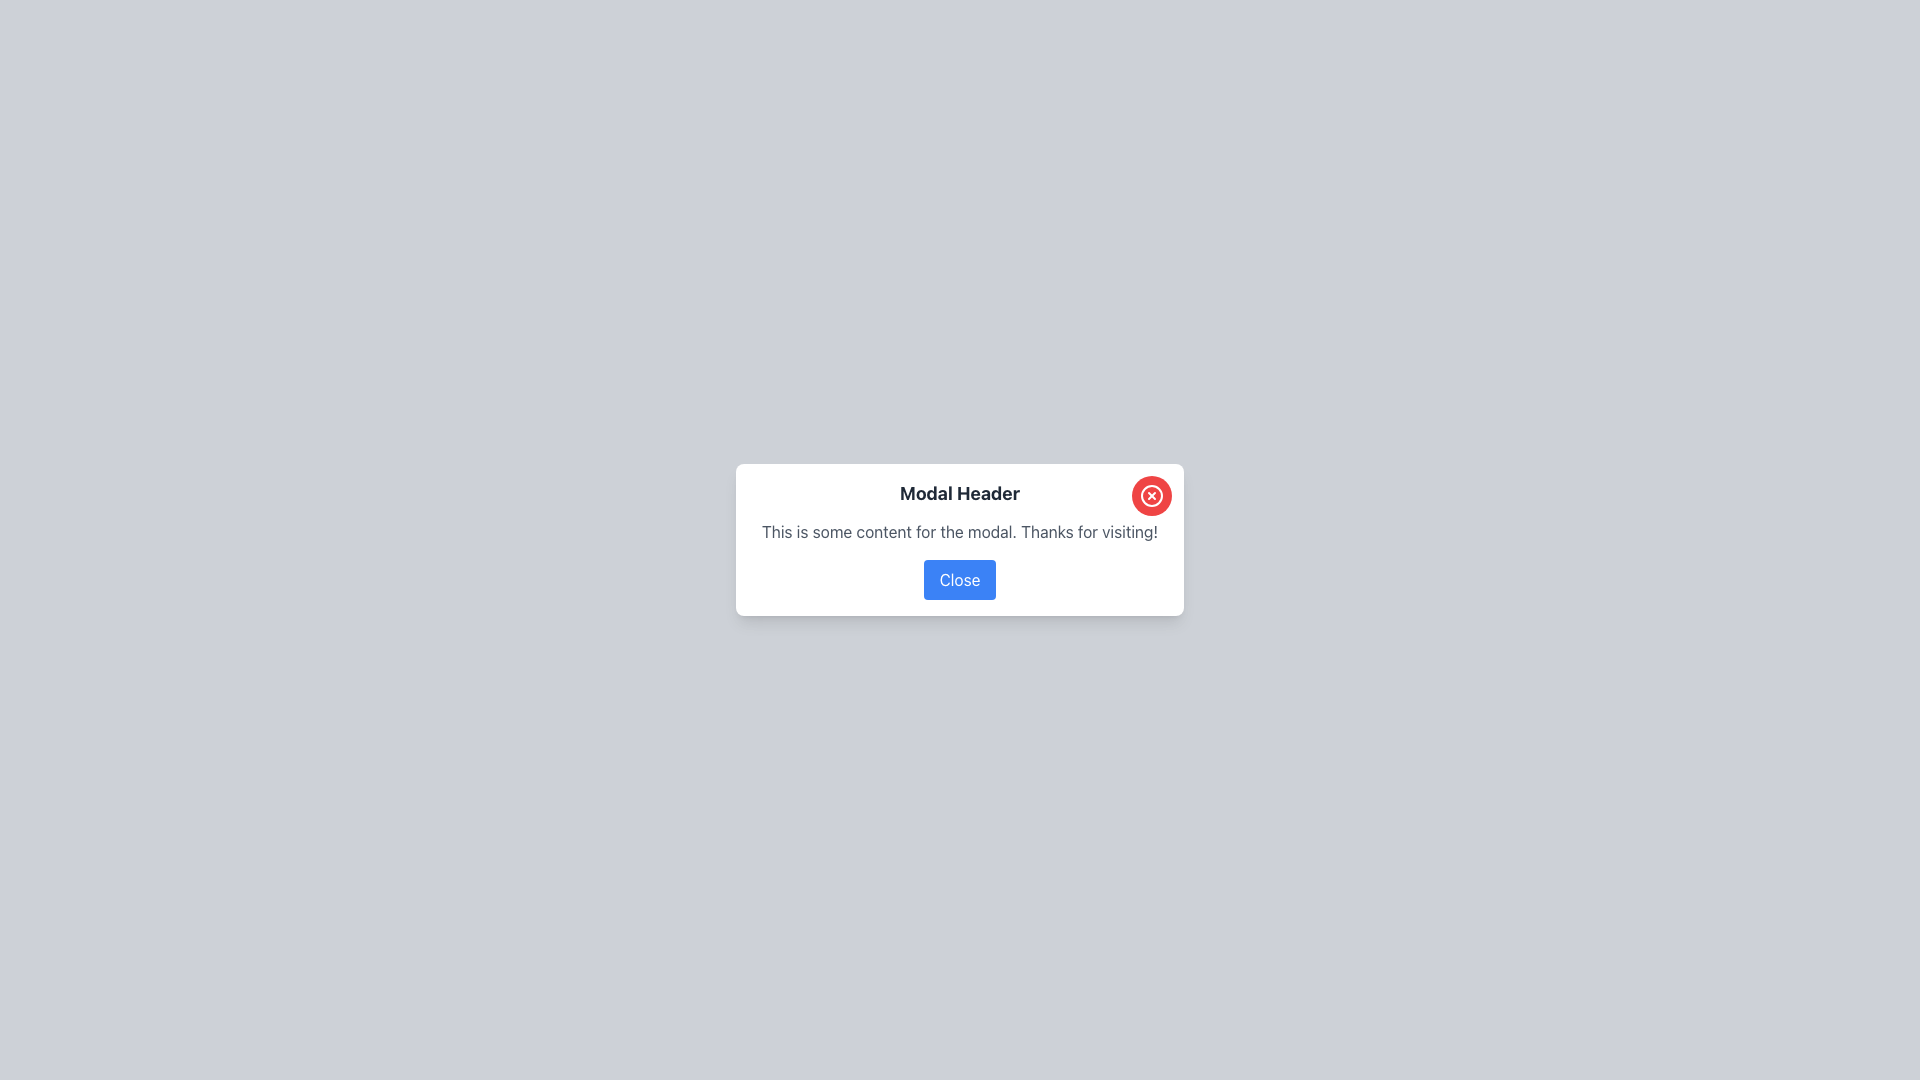  What do you see at coordinates (960, 579) in the screenshot?
I see `the 'Close' button with a vibrant blue background and white text` at bounding box center [960, 579].